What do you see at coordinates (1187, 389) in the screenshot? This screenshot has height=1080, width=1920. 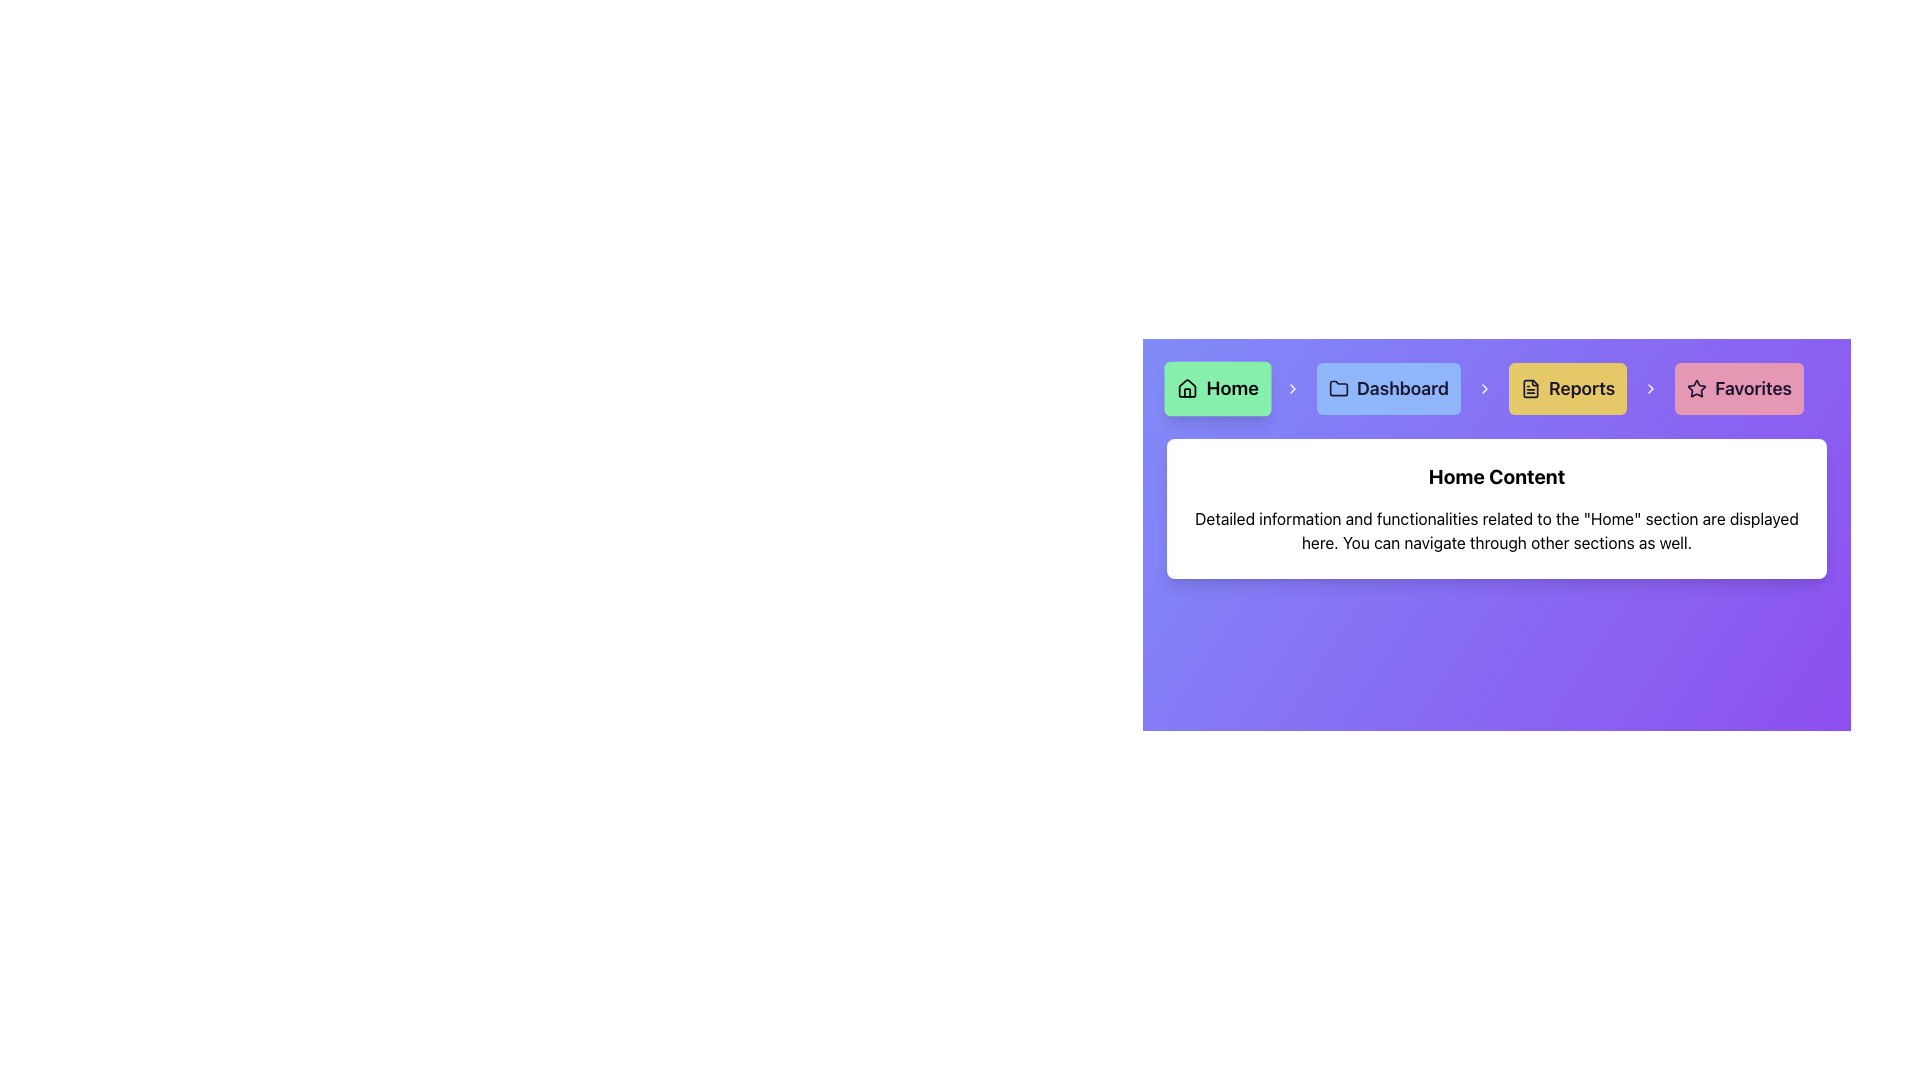 I see `the 'Home' icon located inside the green rectangular button labeled 'Home' in the top center navigation menu` at bounding box center [1187, 389].